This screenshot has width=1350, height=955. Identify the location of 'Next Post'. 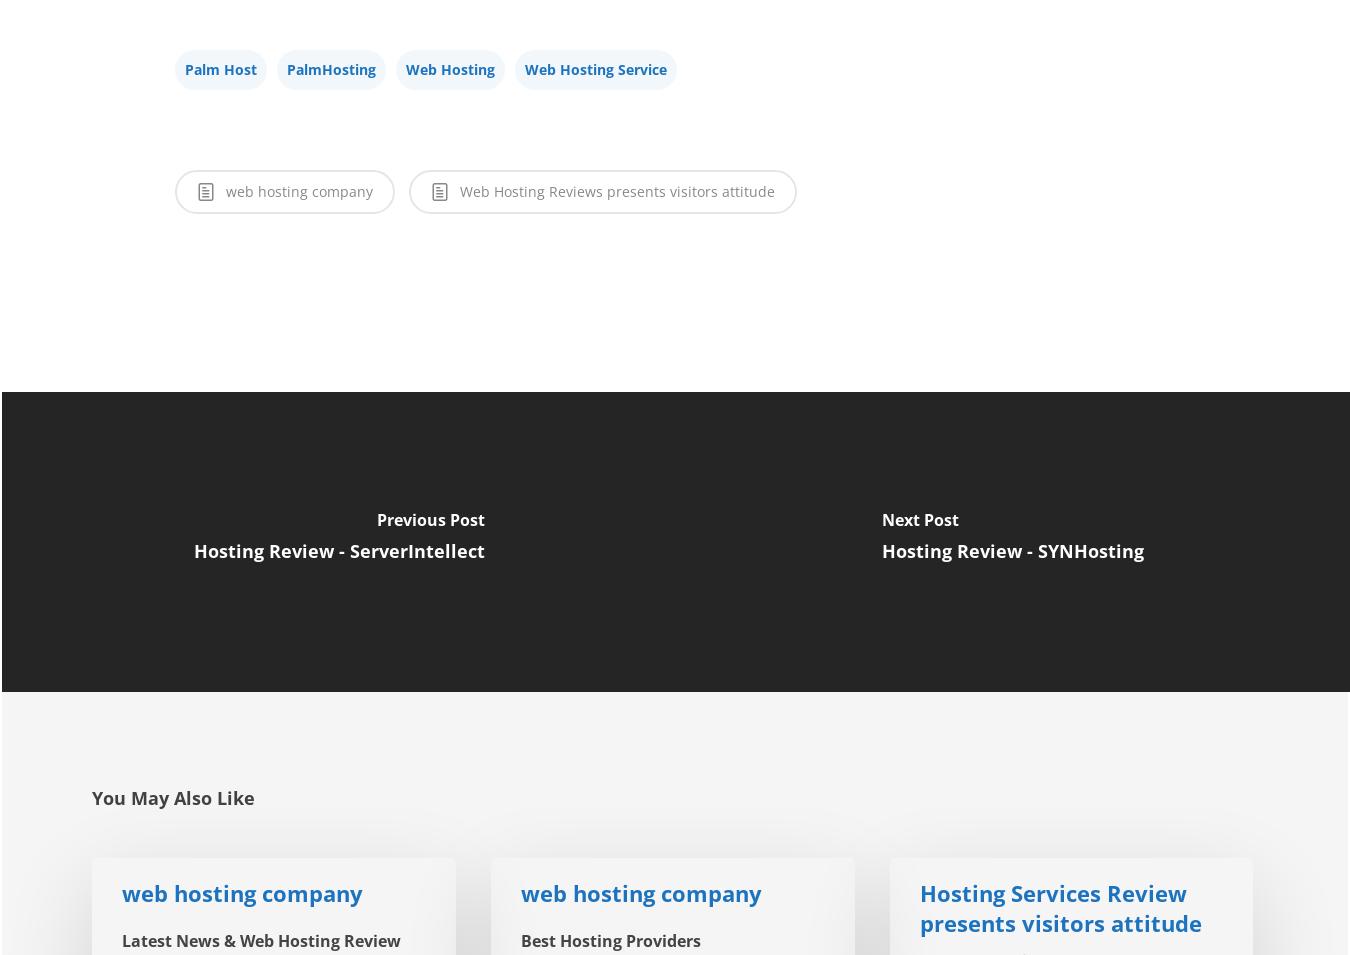
(919, 519).